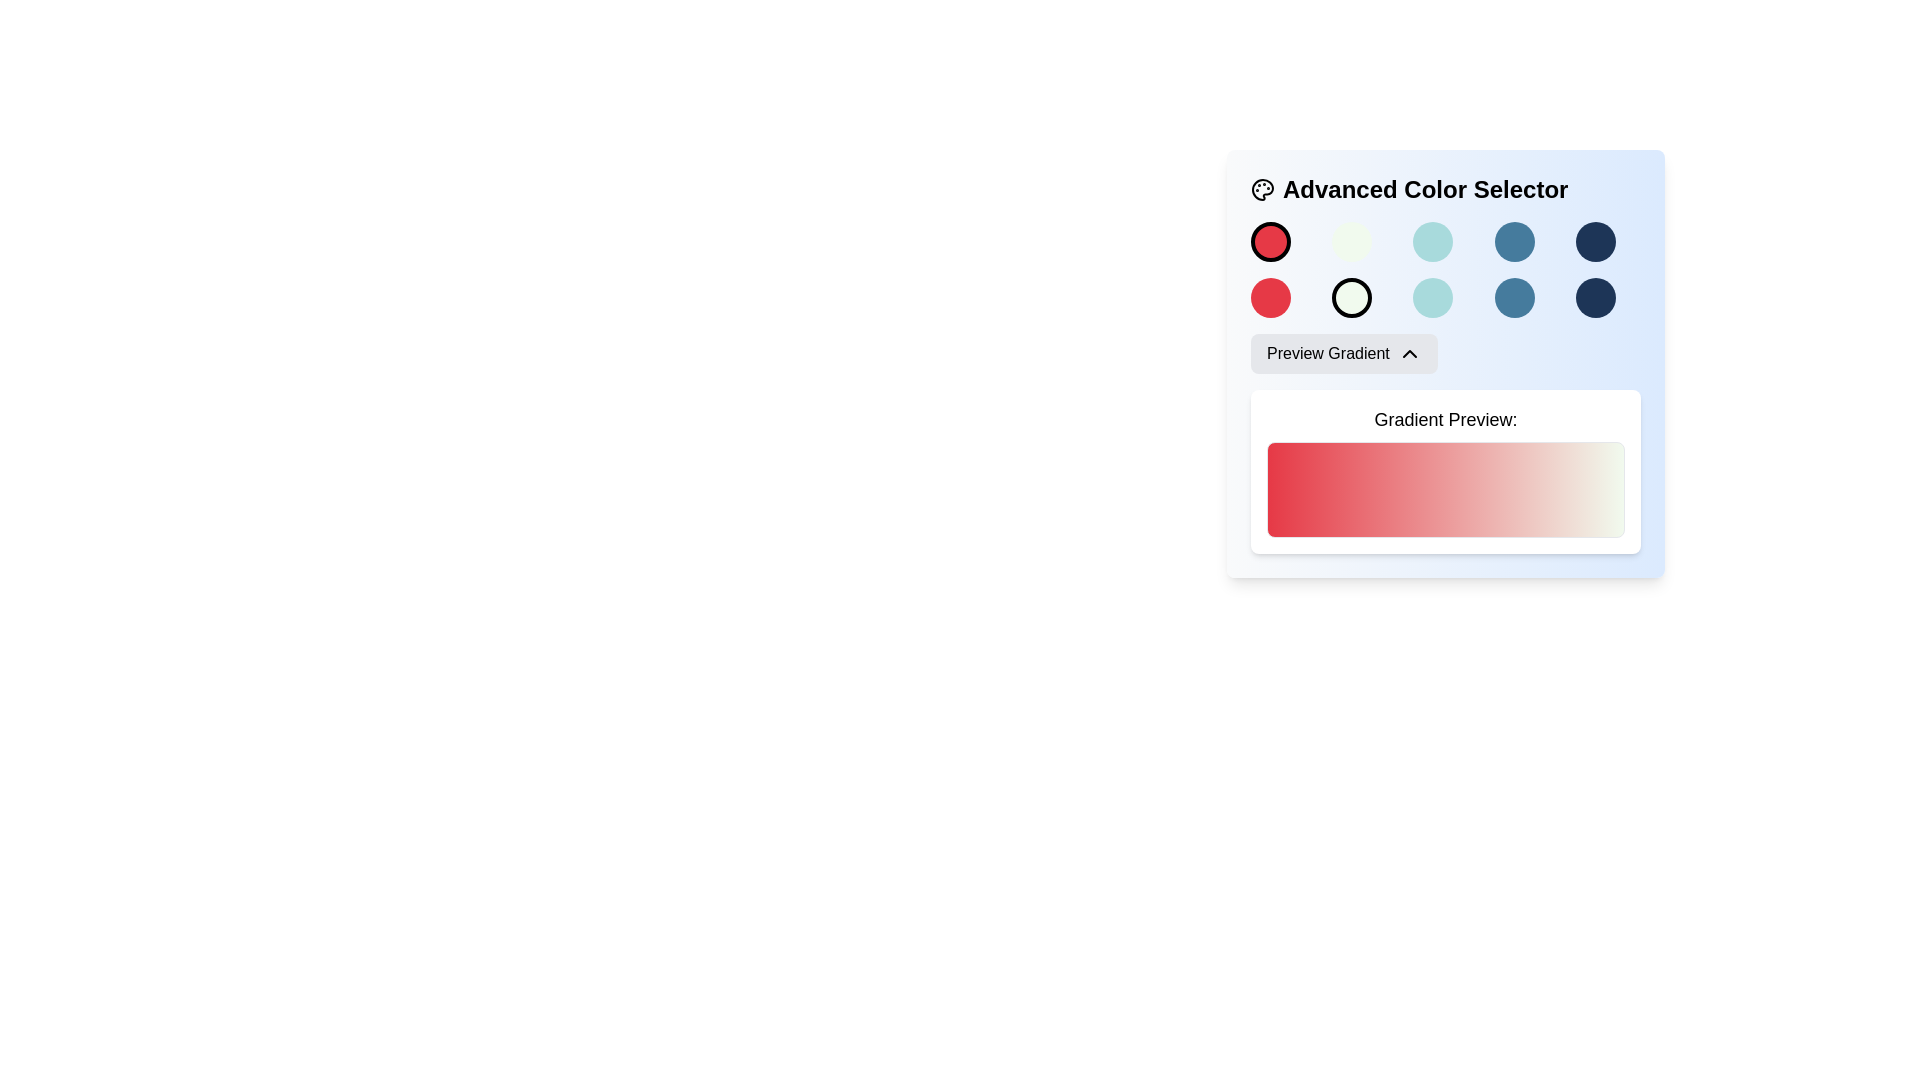 Image resolution: width=1920 pixels, height=1080 pixels. I want to click on the palette icon with a circular shape and small circles inside, located to the left of the 'Advanced Color Selector' text, so click(1261, 189).